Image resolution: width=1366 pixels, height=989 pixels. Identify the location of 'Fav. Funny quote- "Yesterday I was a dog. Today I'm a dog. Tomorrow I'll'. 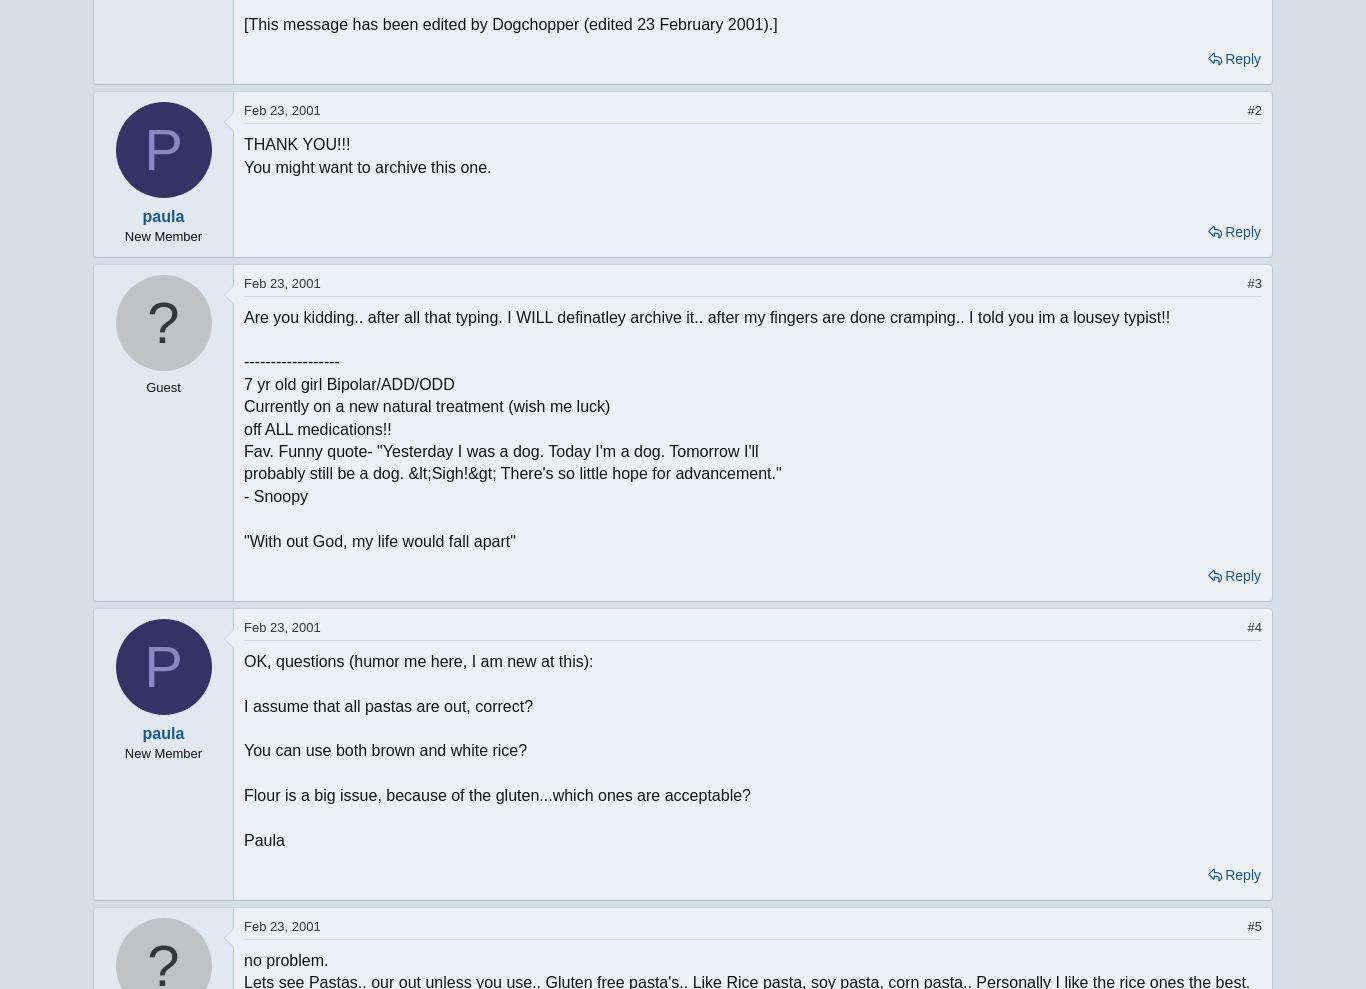
(501, 450).